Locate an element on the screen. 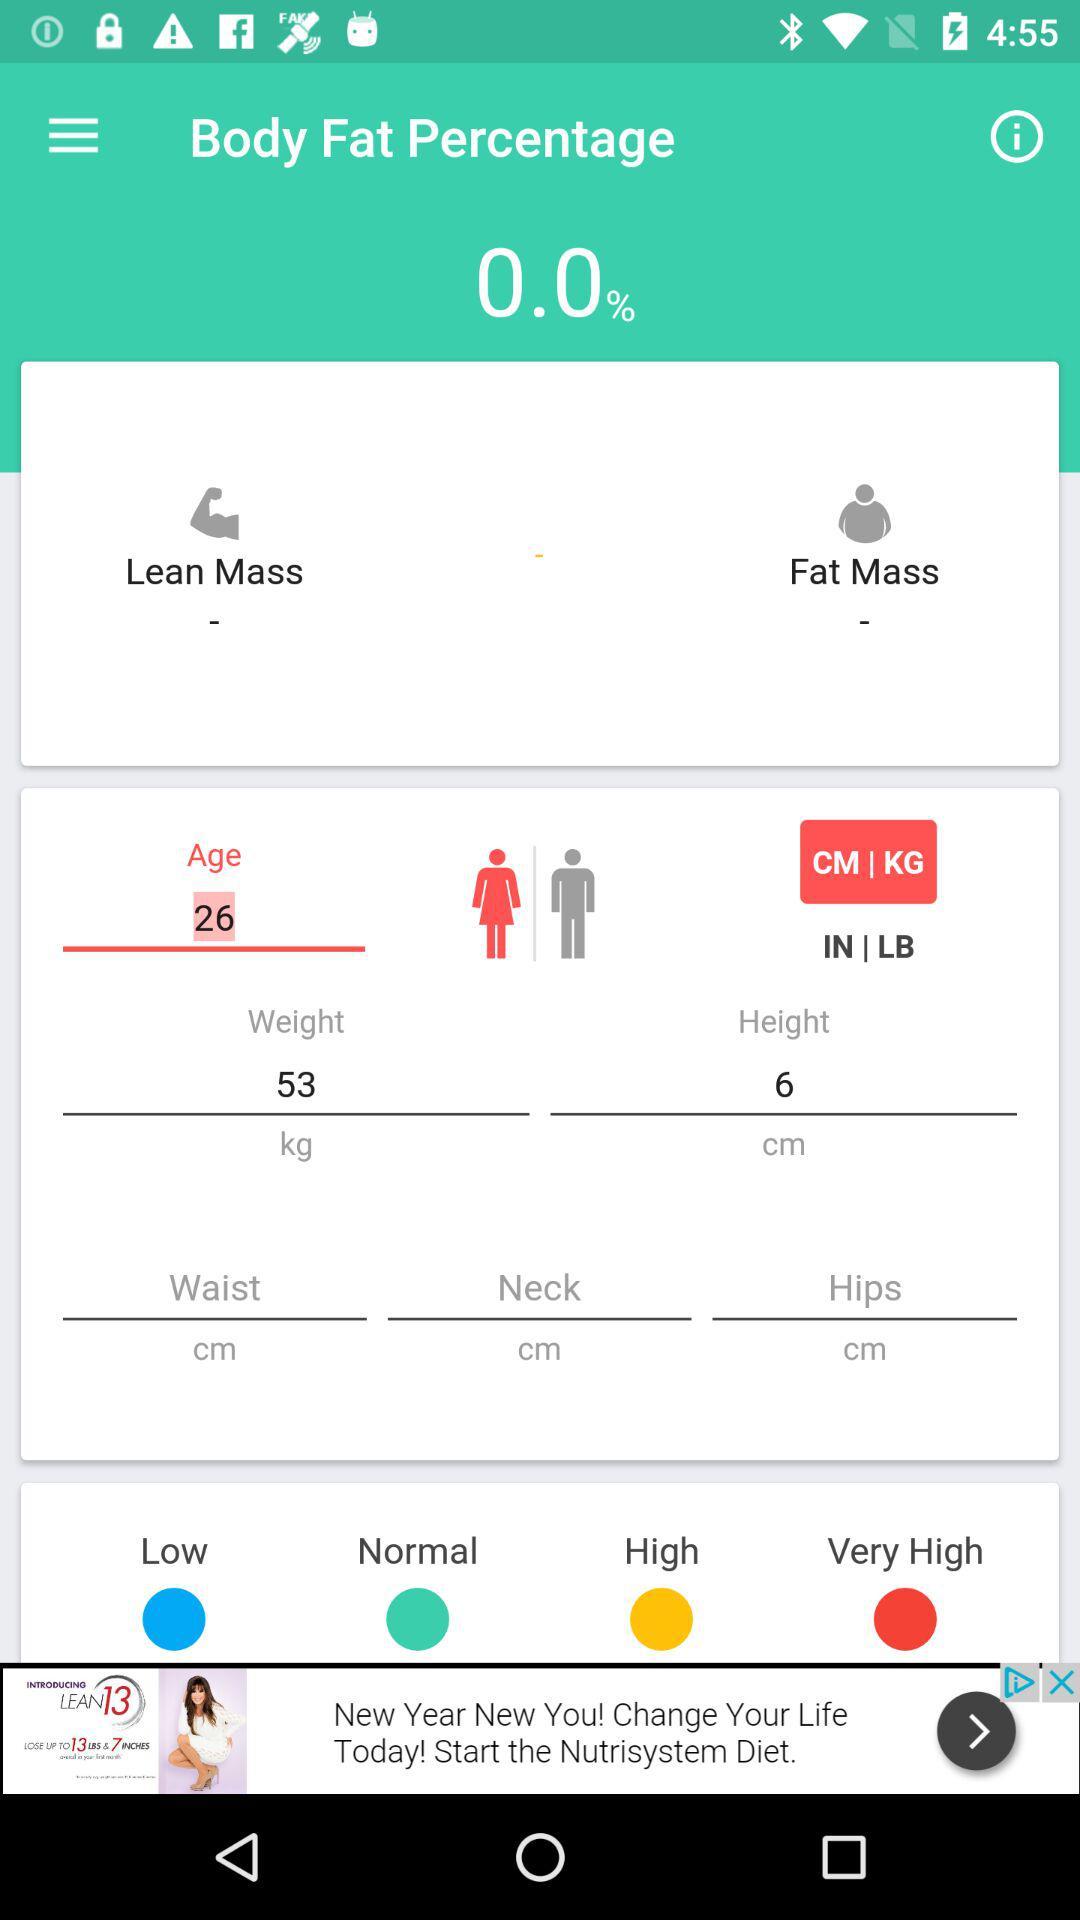 This screenshot has height=1920, width=1080. button left to yellow button is located at coordinates (416, 1619).